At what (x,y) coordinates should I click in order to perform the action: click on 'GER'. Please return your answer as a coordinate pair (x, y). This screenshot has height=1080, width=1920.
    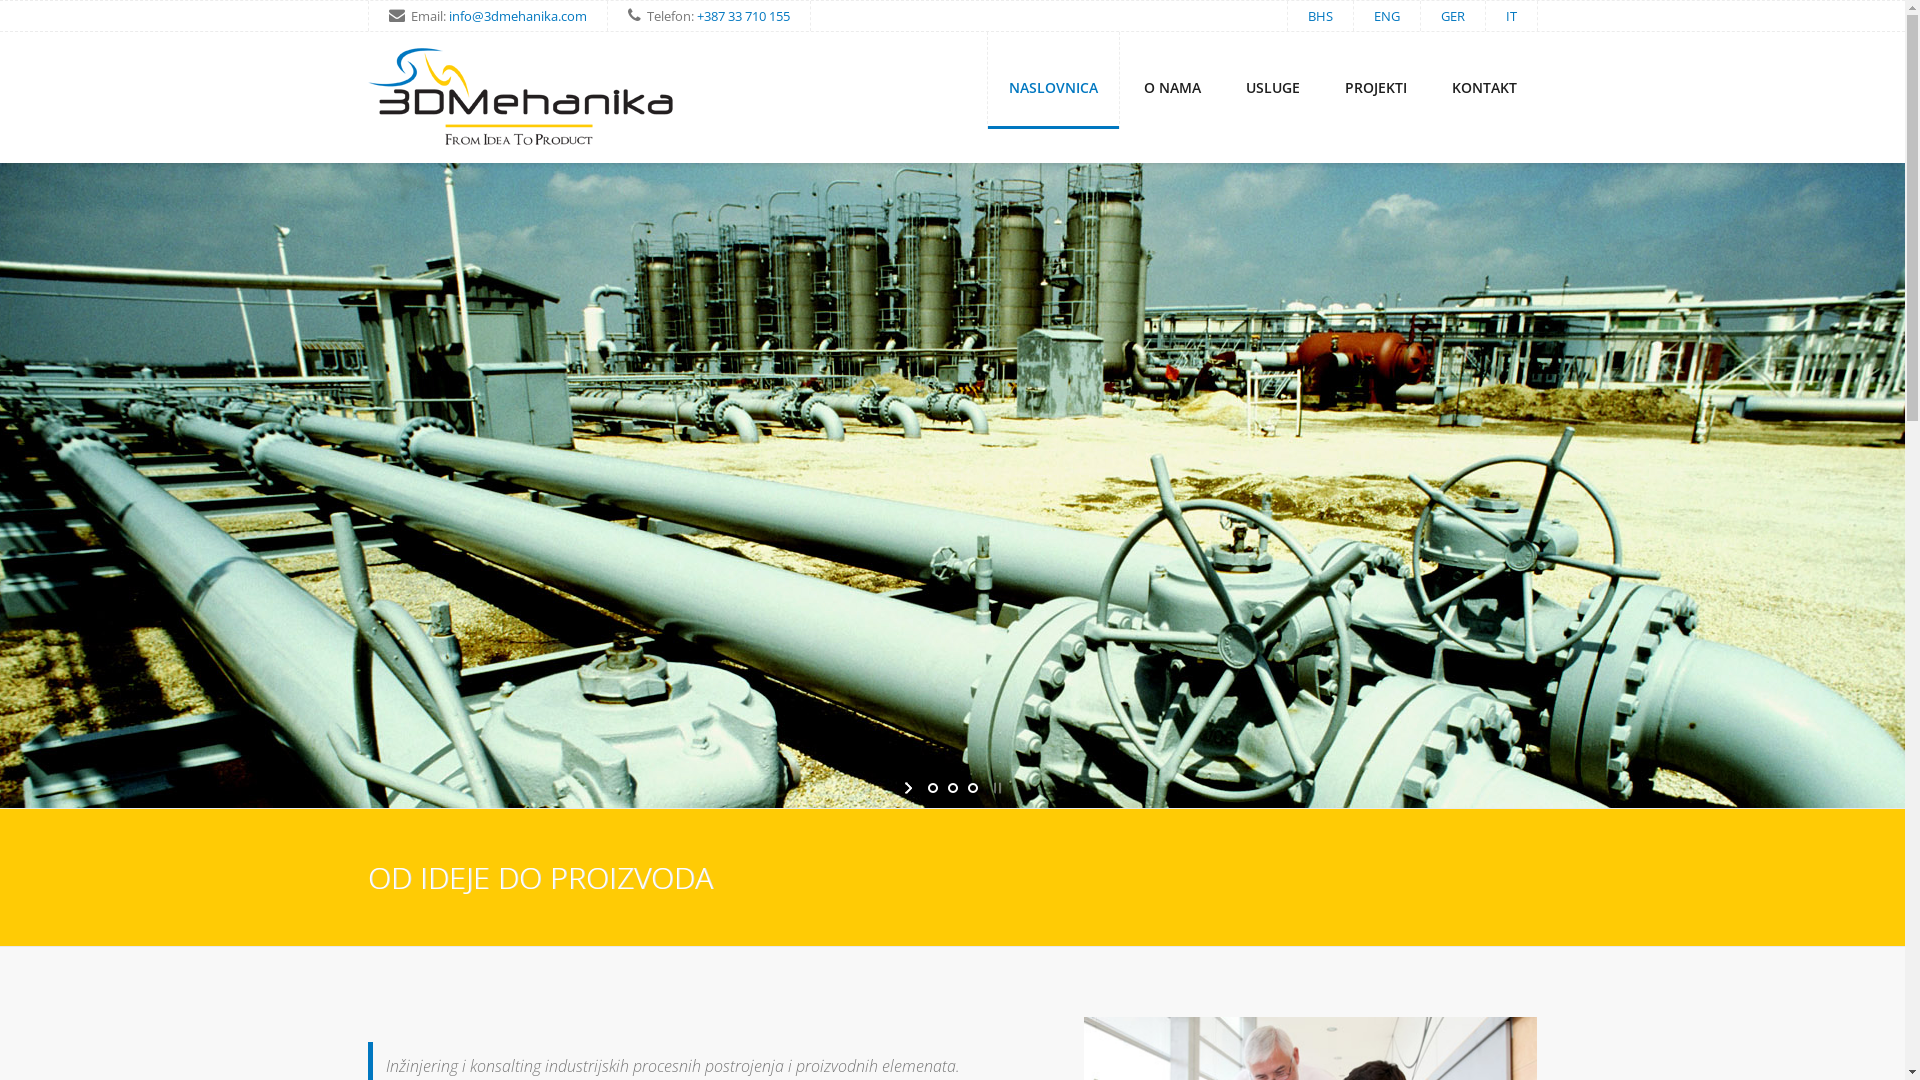
    Looking at the image, I should click on (1440, 15).